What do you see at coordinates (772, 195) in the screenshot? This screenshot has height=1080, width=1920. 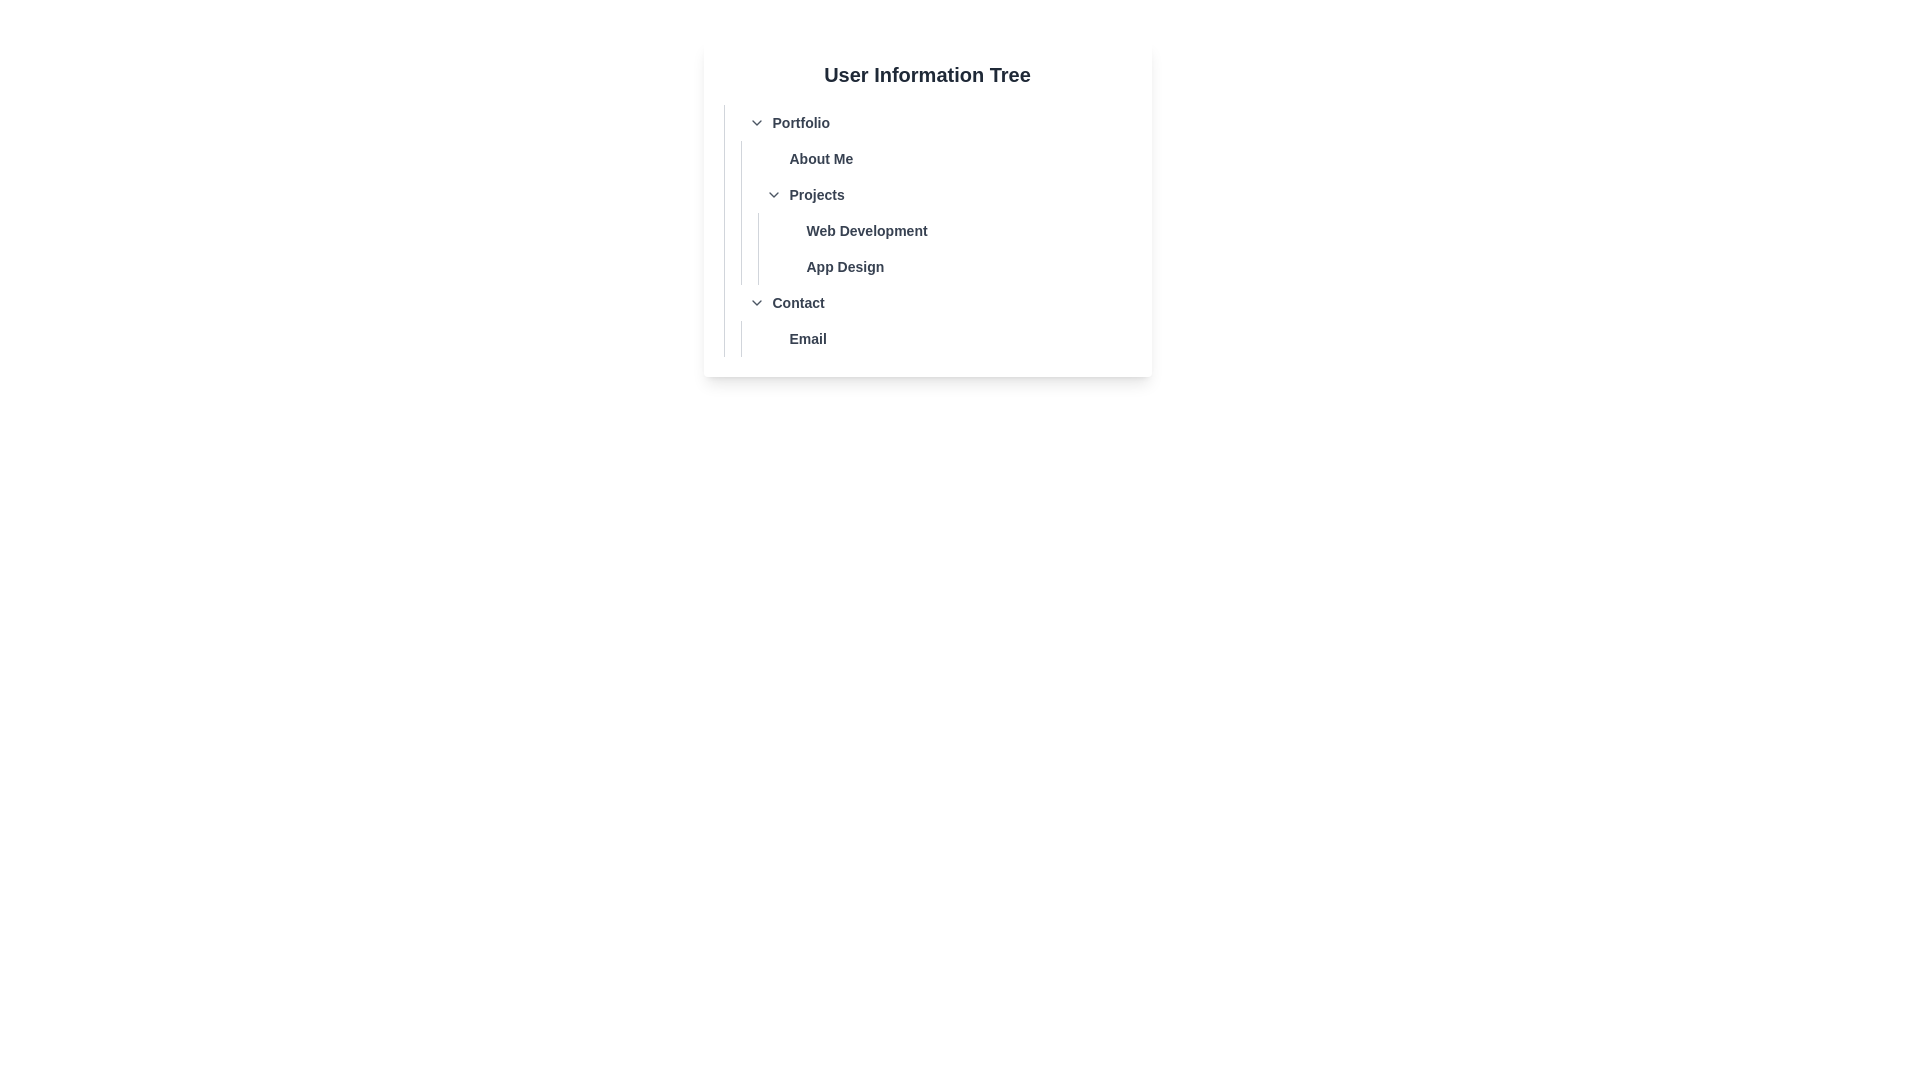 I see `the Dropdown toggler icon, which is a small downward-pointing chevron located to the left of the text 'Projects'` at bounding box center [772, 195].